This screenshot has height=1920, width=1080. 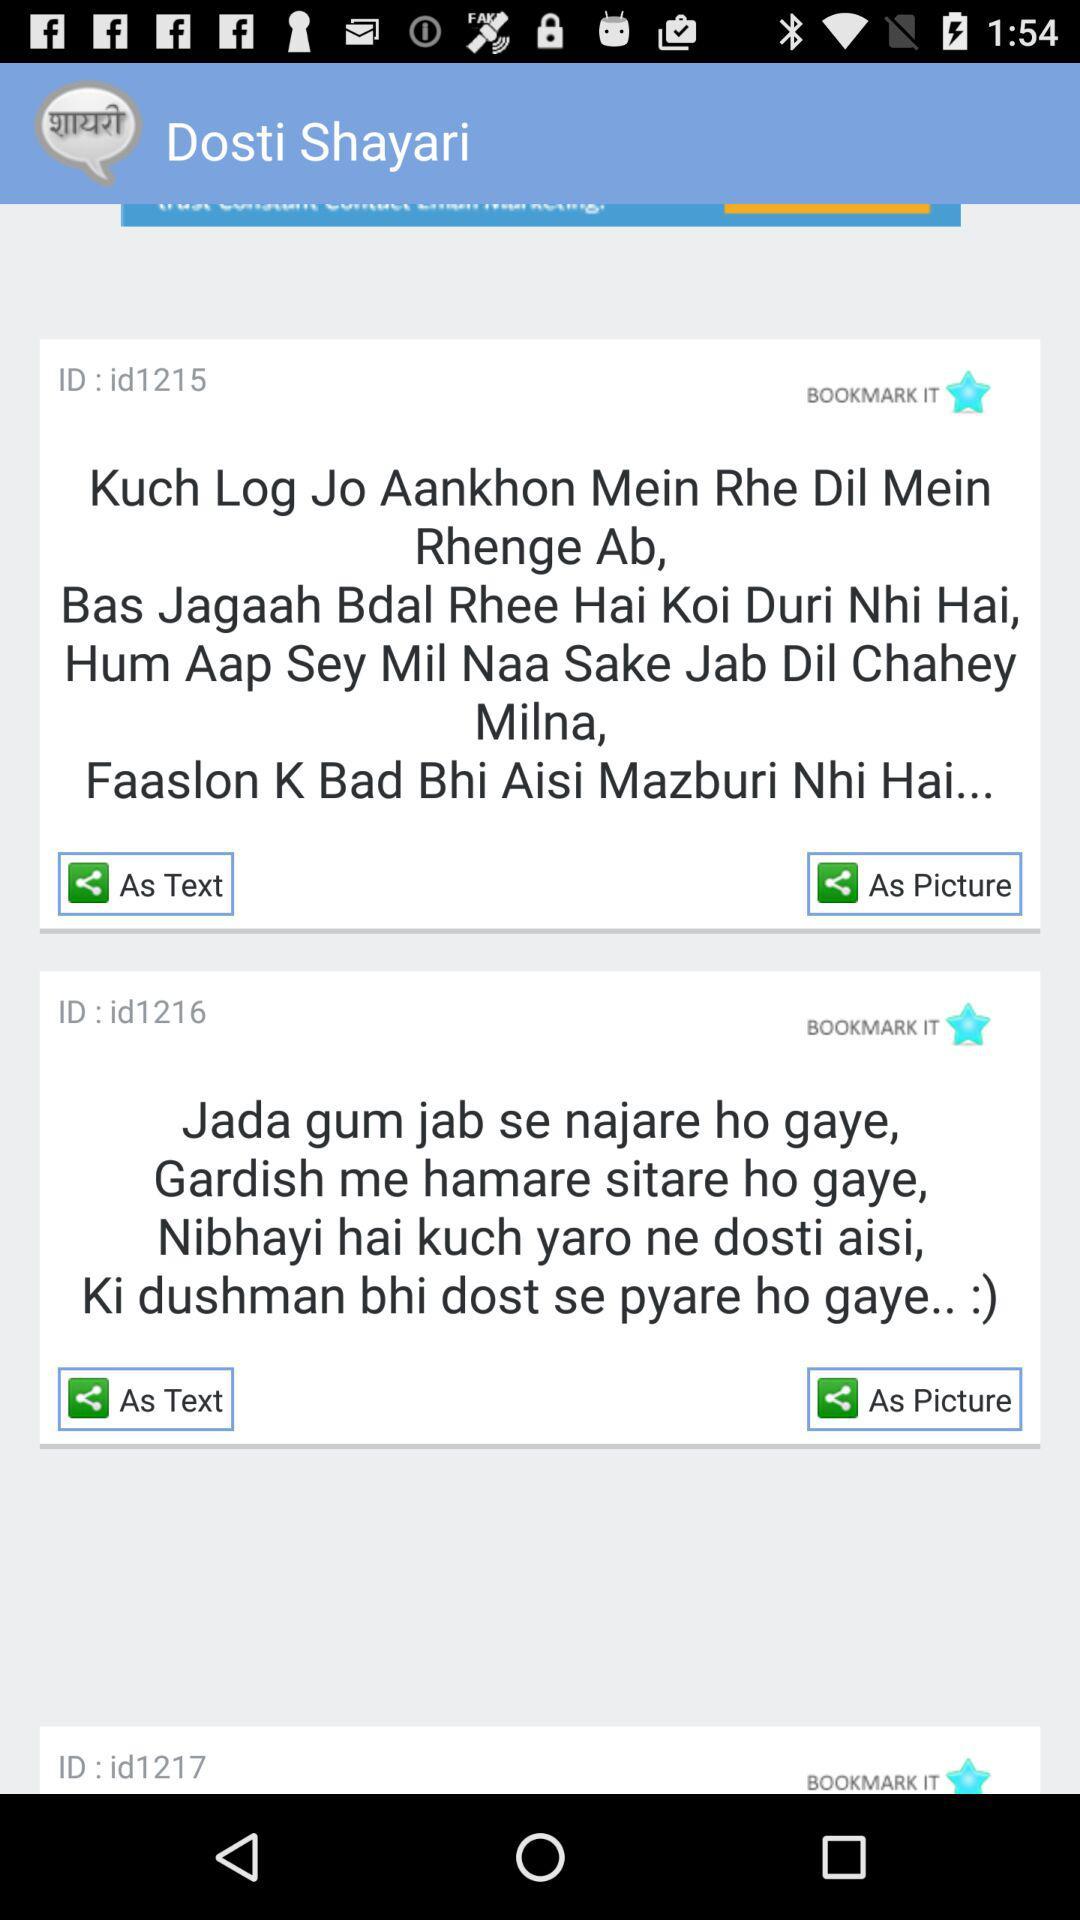 I want to click on app above the id : id app, so click(x=93, y=881).